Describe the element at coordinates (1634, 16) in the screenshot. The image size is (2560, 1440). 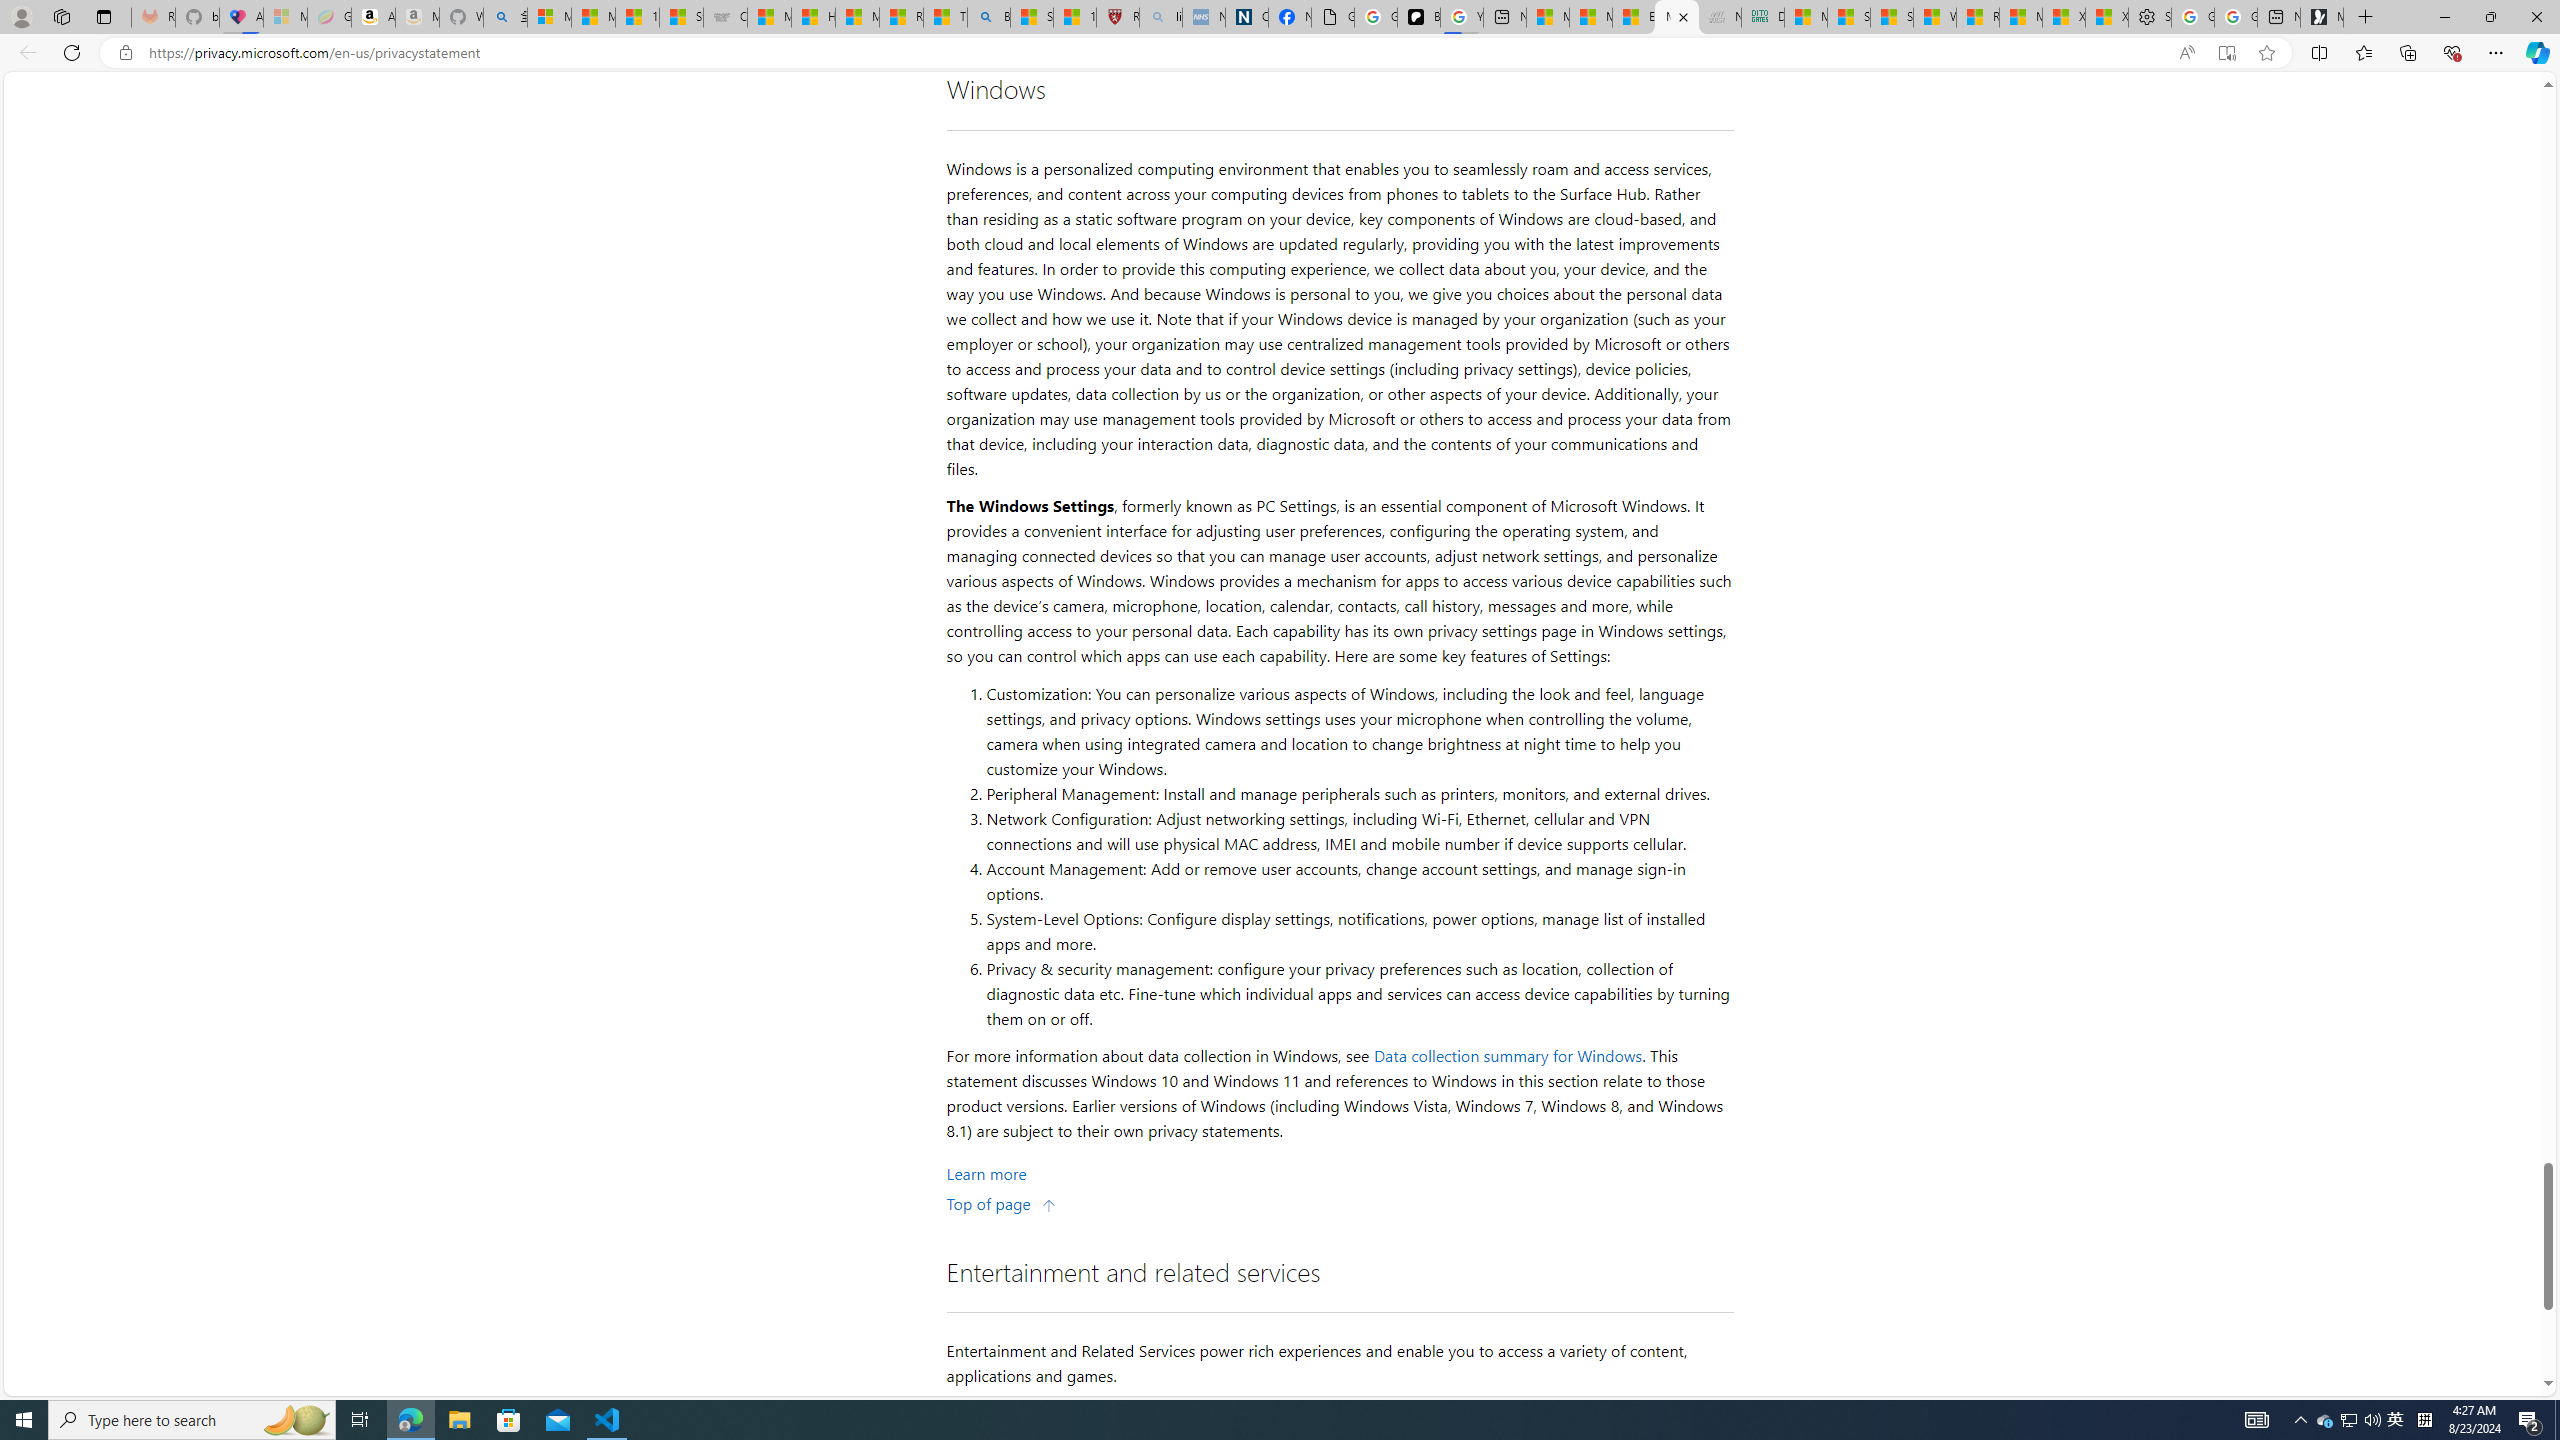
I see `'Entertainment - MSN'` at that location.